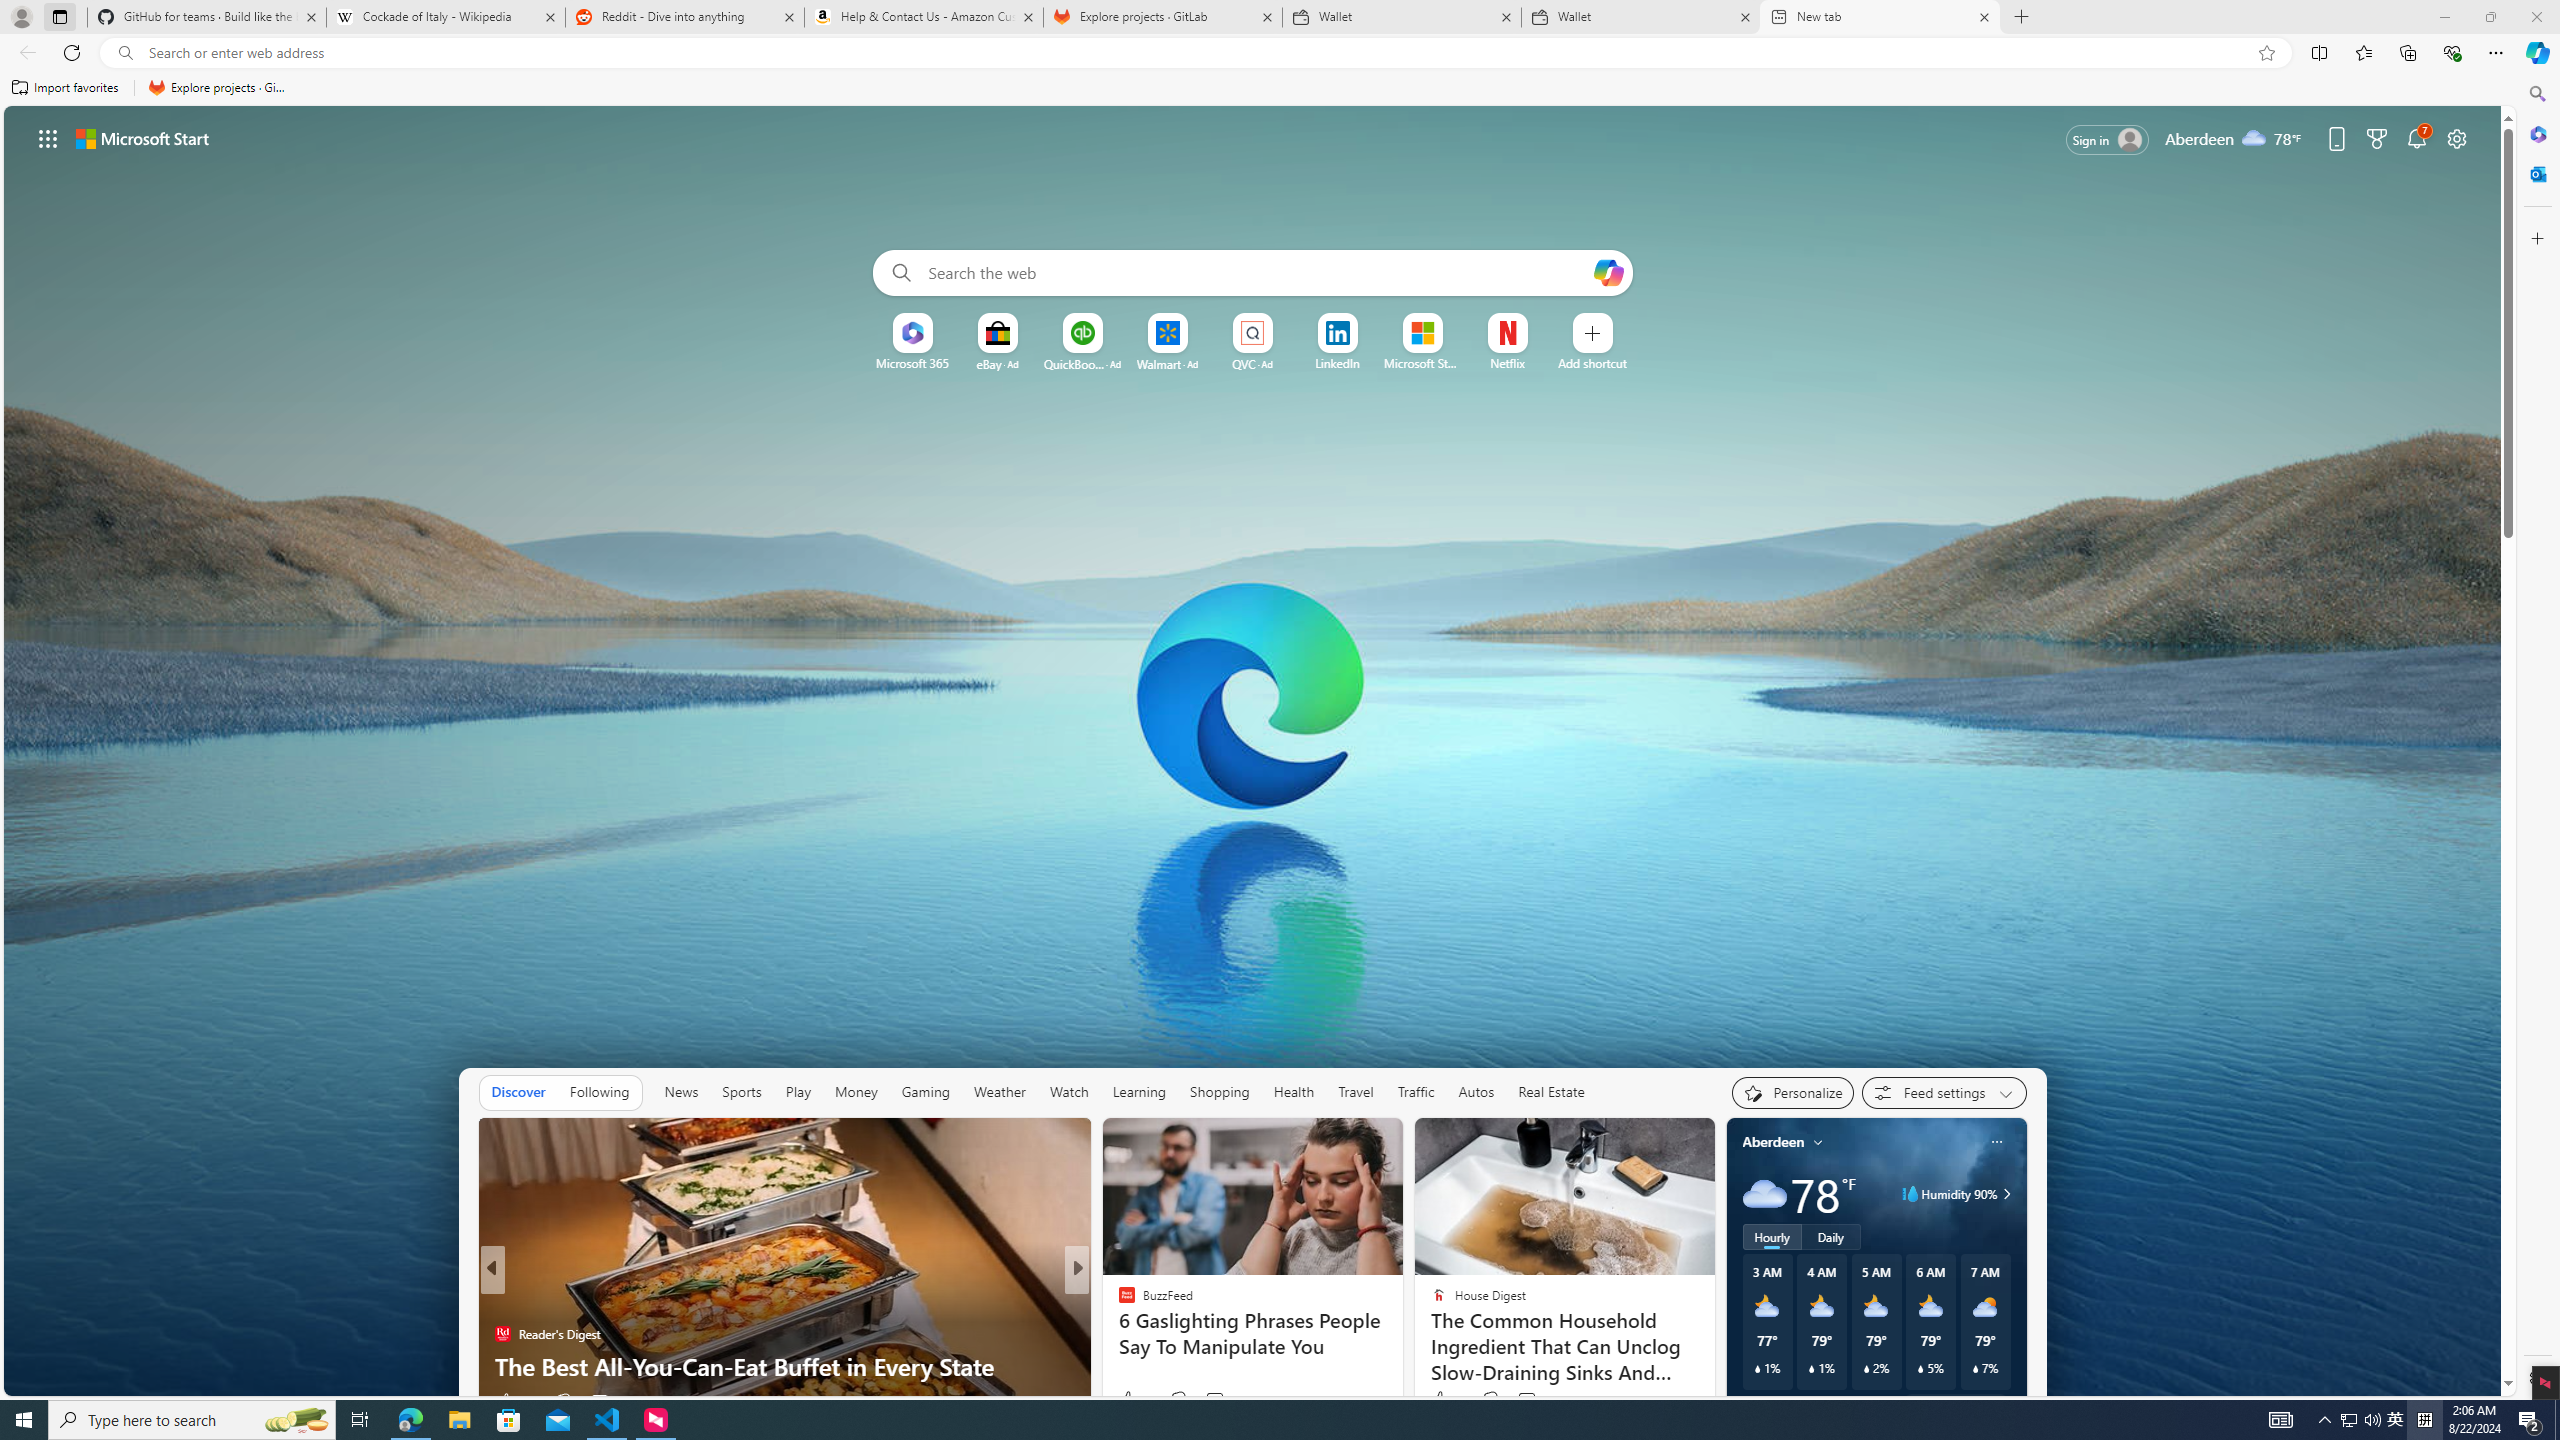 The width and height of the screenshot is (2560, 1440). Describe the element at coordinates (1117, 1333) in the screenshot. I see `'Martha Stewart Living'` at that location.